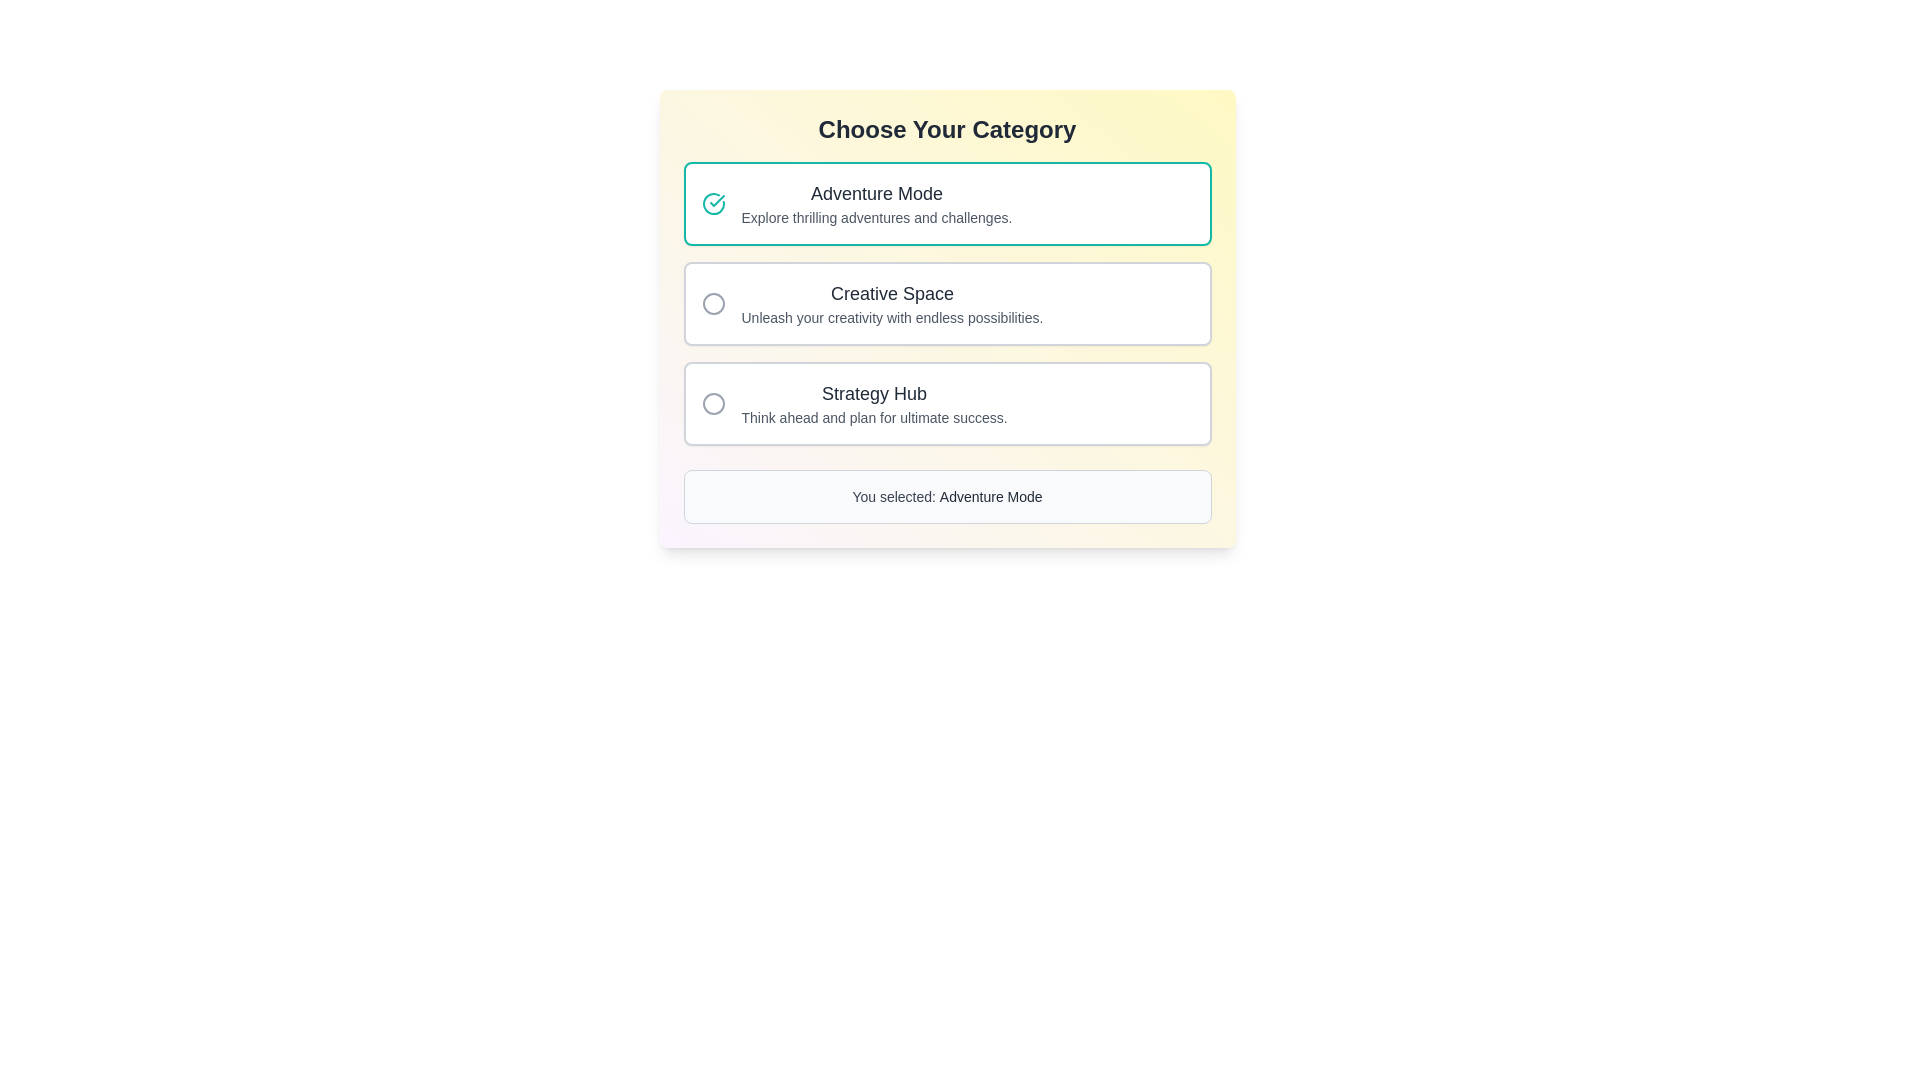  What do you see at coordinates (876, 193) in the screenshot?
I see `the Label/Header Text at the top center of the selectable card-like component, which serves as the title for the first option in the list` at bounding box center [876, 193].